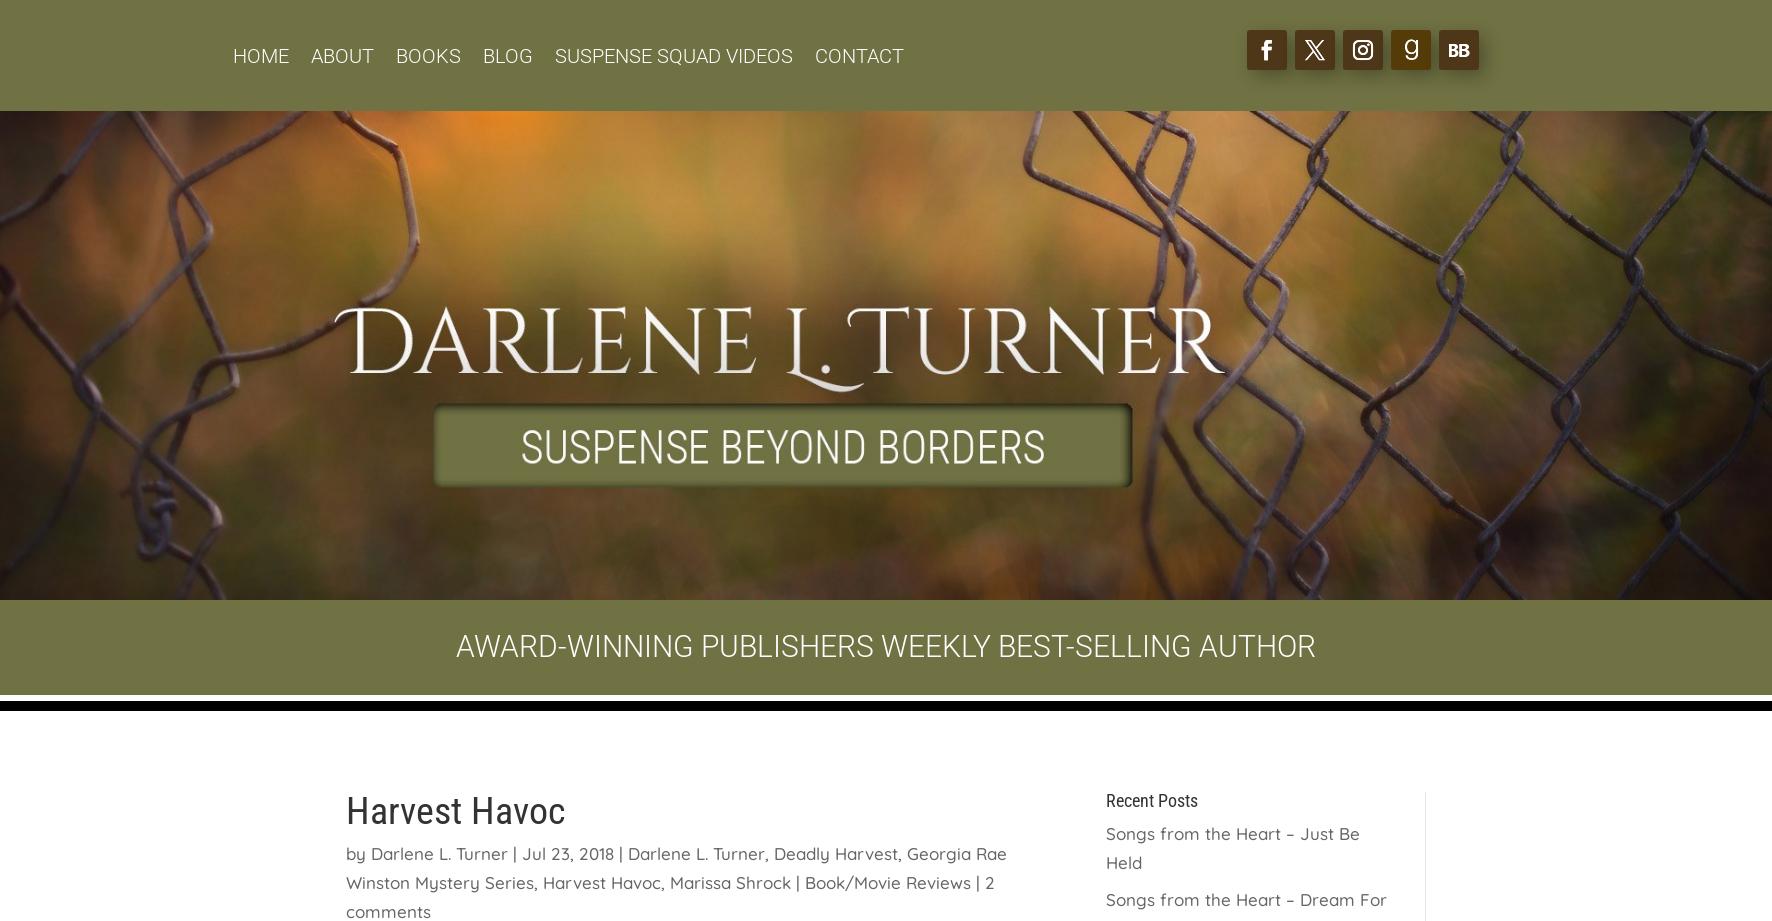 The width and height of the screenshot is (1772, 921). I want to click on 'About', so click(341, 55).